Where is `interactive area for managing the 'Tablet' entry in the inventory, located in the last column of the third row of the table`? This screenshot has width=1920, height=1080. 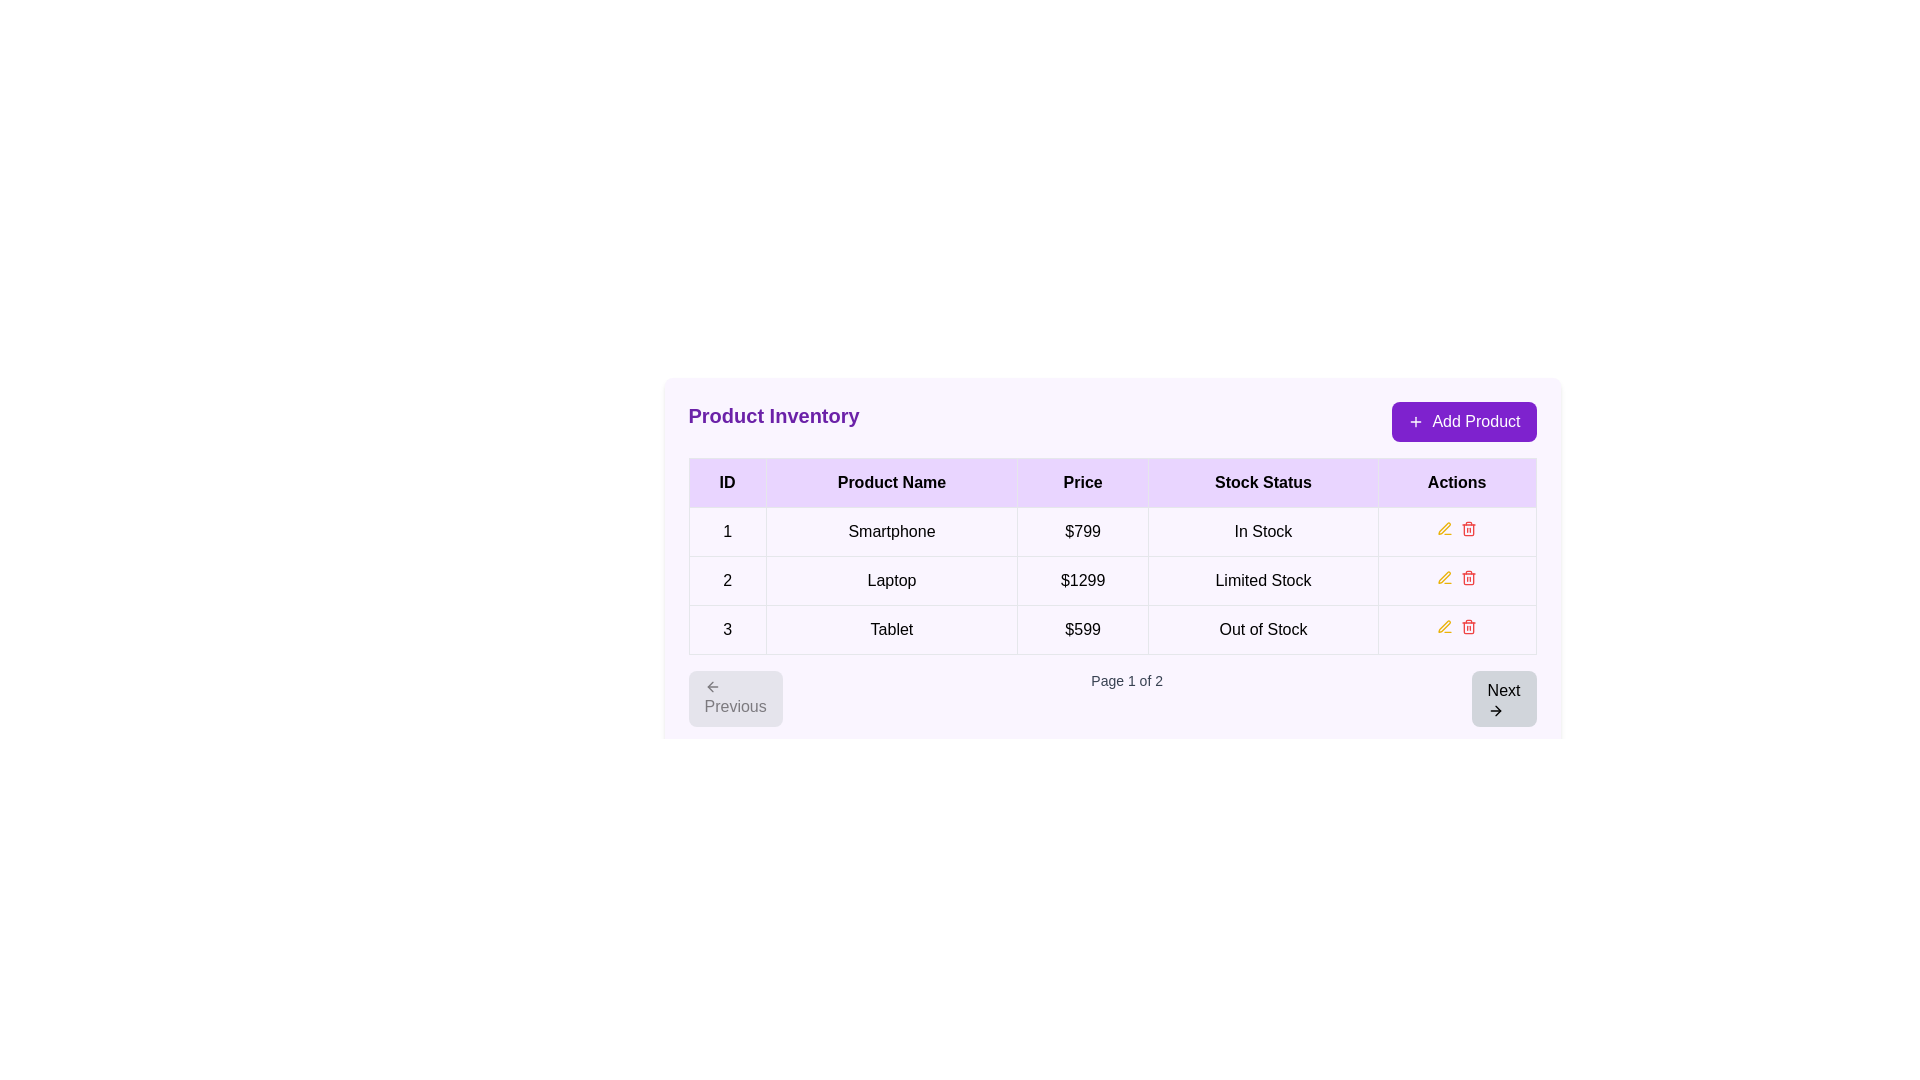
interactive area for managing the 'Tablet' entry in the inventory, located in the last column of the third row of the table is located at coordinates (1457, 628).